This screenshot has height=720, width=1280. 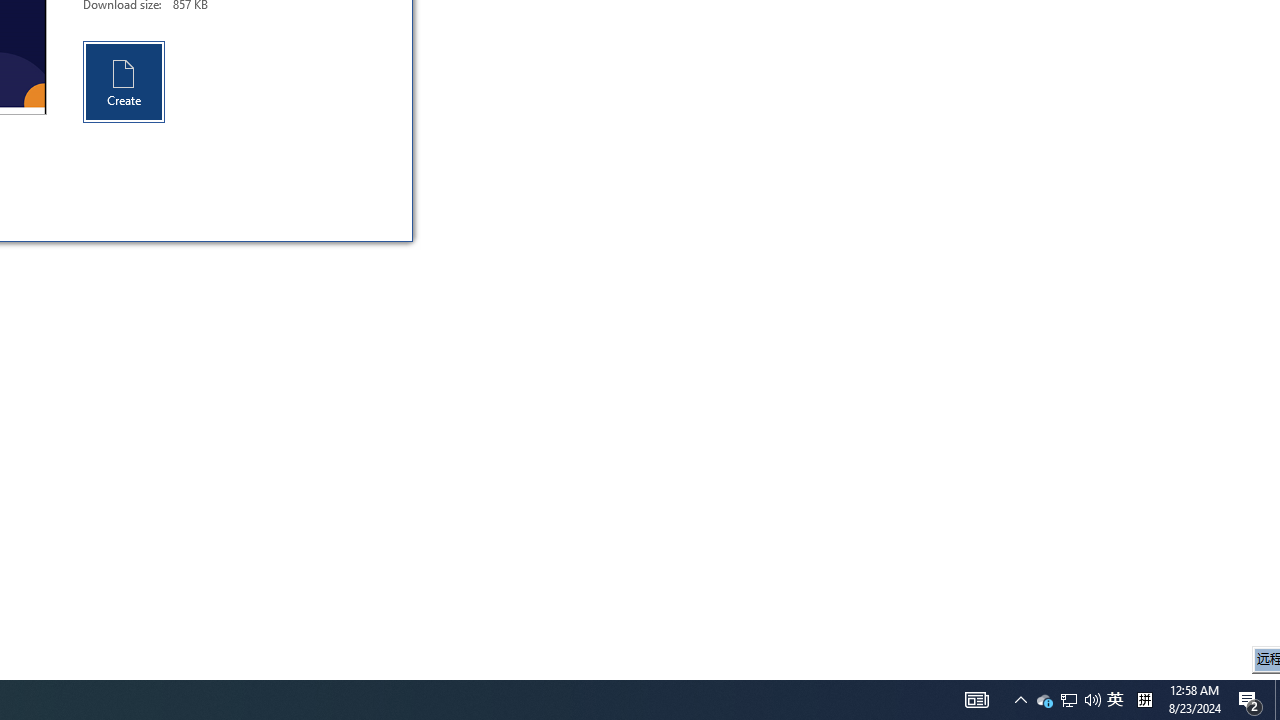 I want to click on 'Tray Input Indicator - Chinese (Simplified, China)', so click(x=1144, y=698).